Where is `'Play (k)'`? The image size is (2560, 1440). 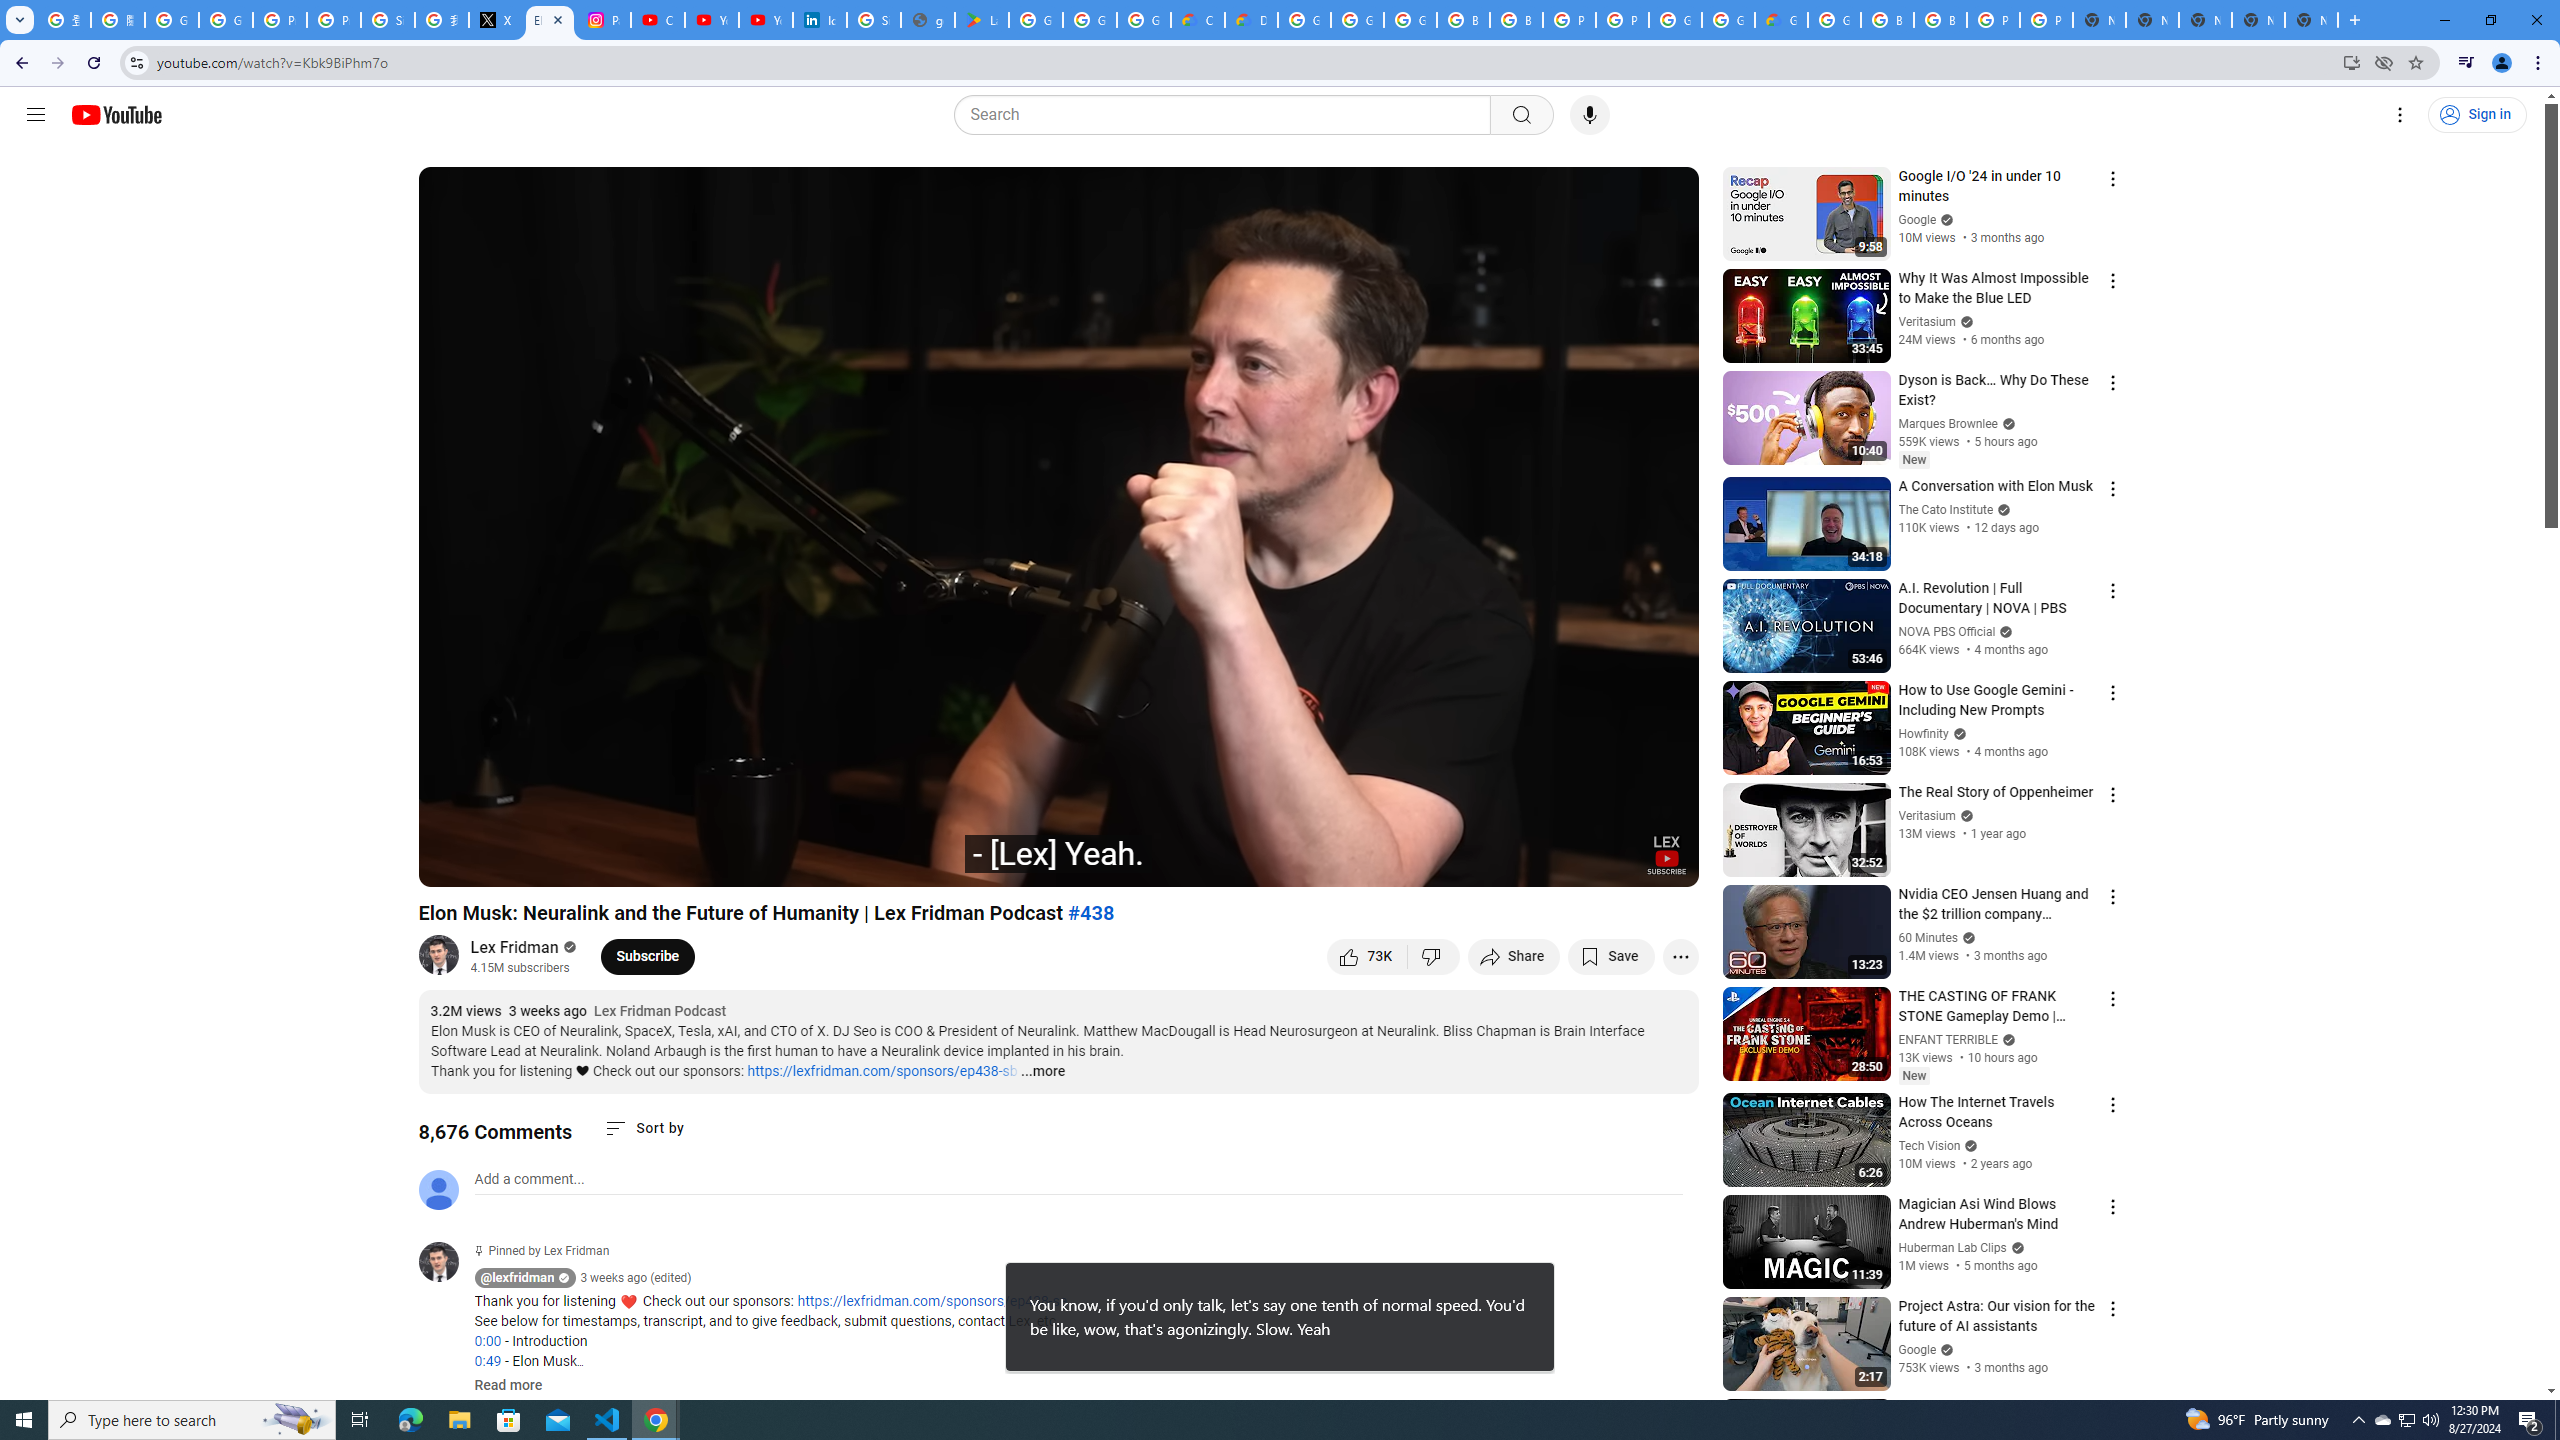
'Play (k)' is located at coordinates (452, 862).